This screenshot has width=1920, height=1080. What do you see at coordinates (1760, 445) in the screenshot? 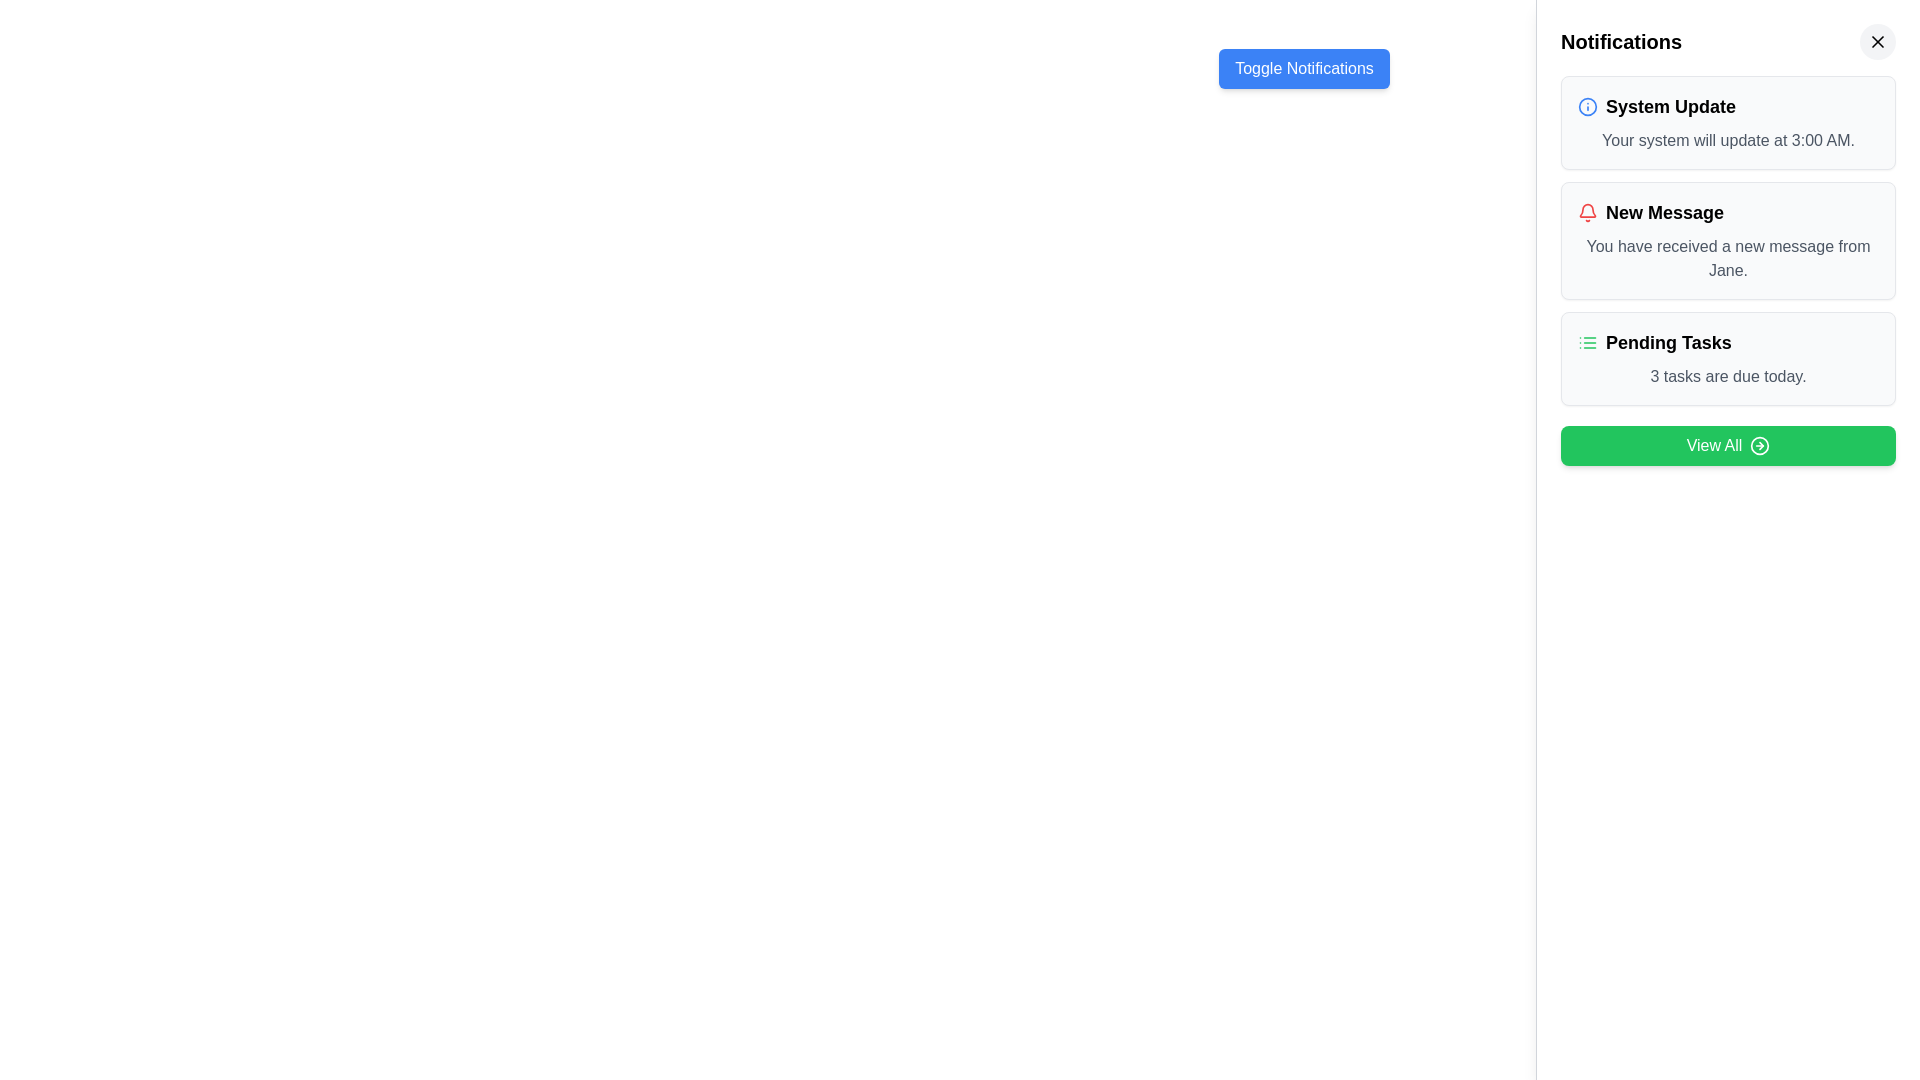
I see `the green button labeled 'View All' which contains a circular arrow icon` at bounding box center [1760, 445].